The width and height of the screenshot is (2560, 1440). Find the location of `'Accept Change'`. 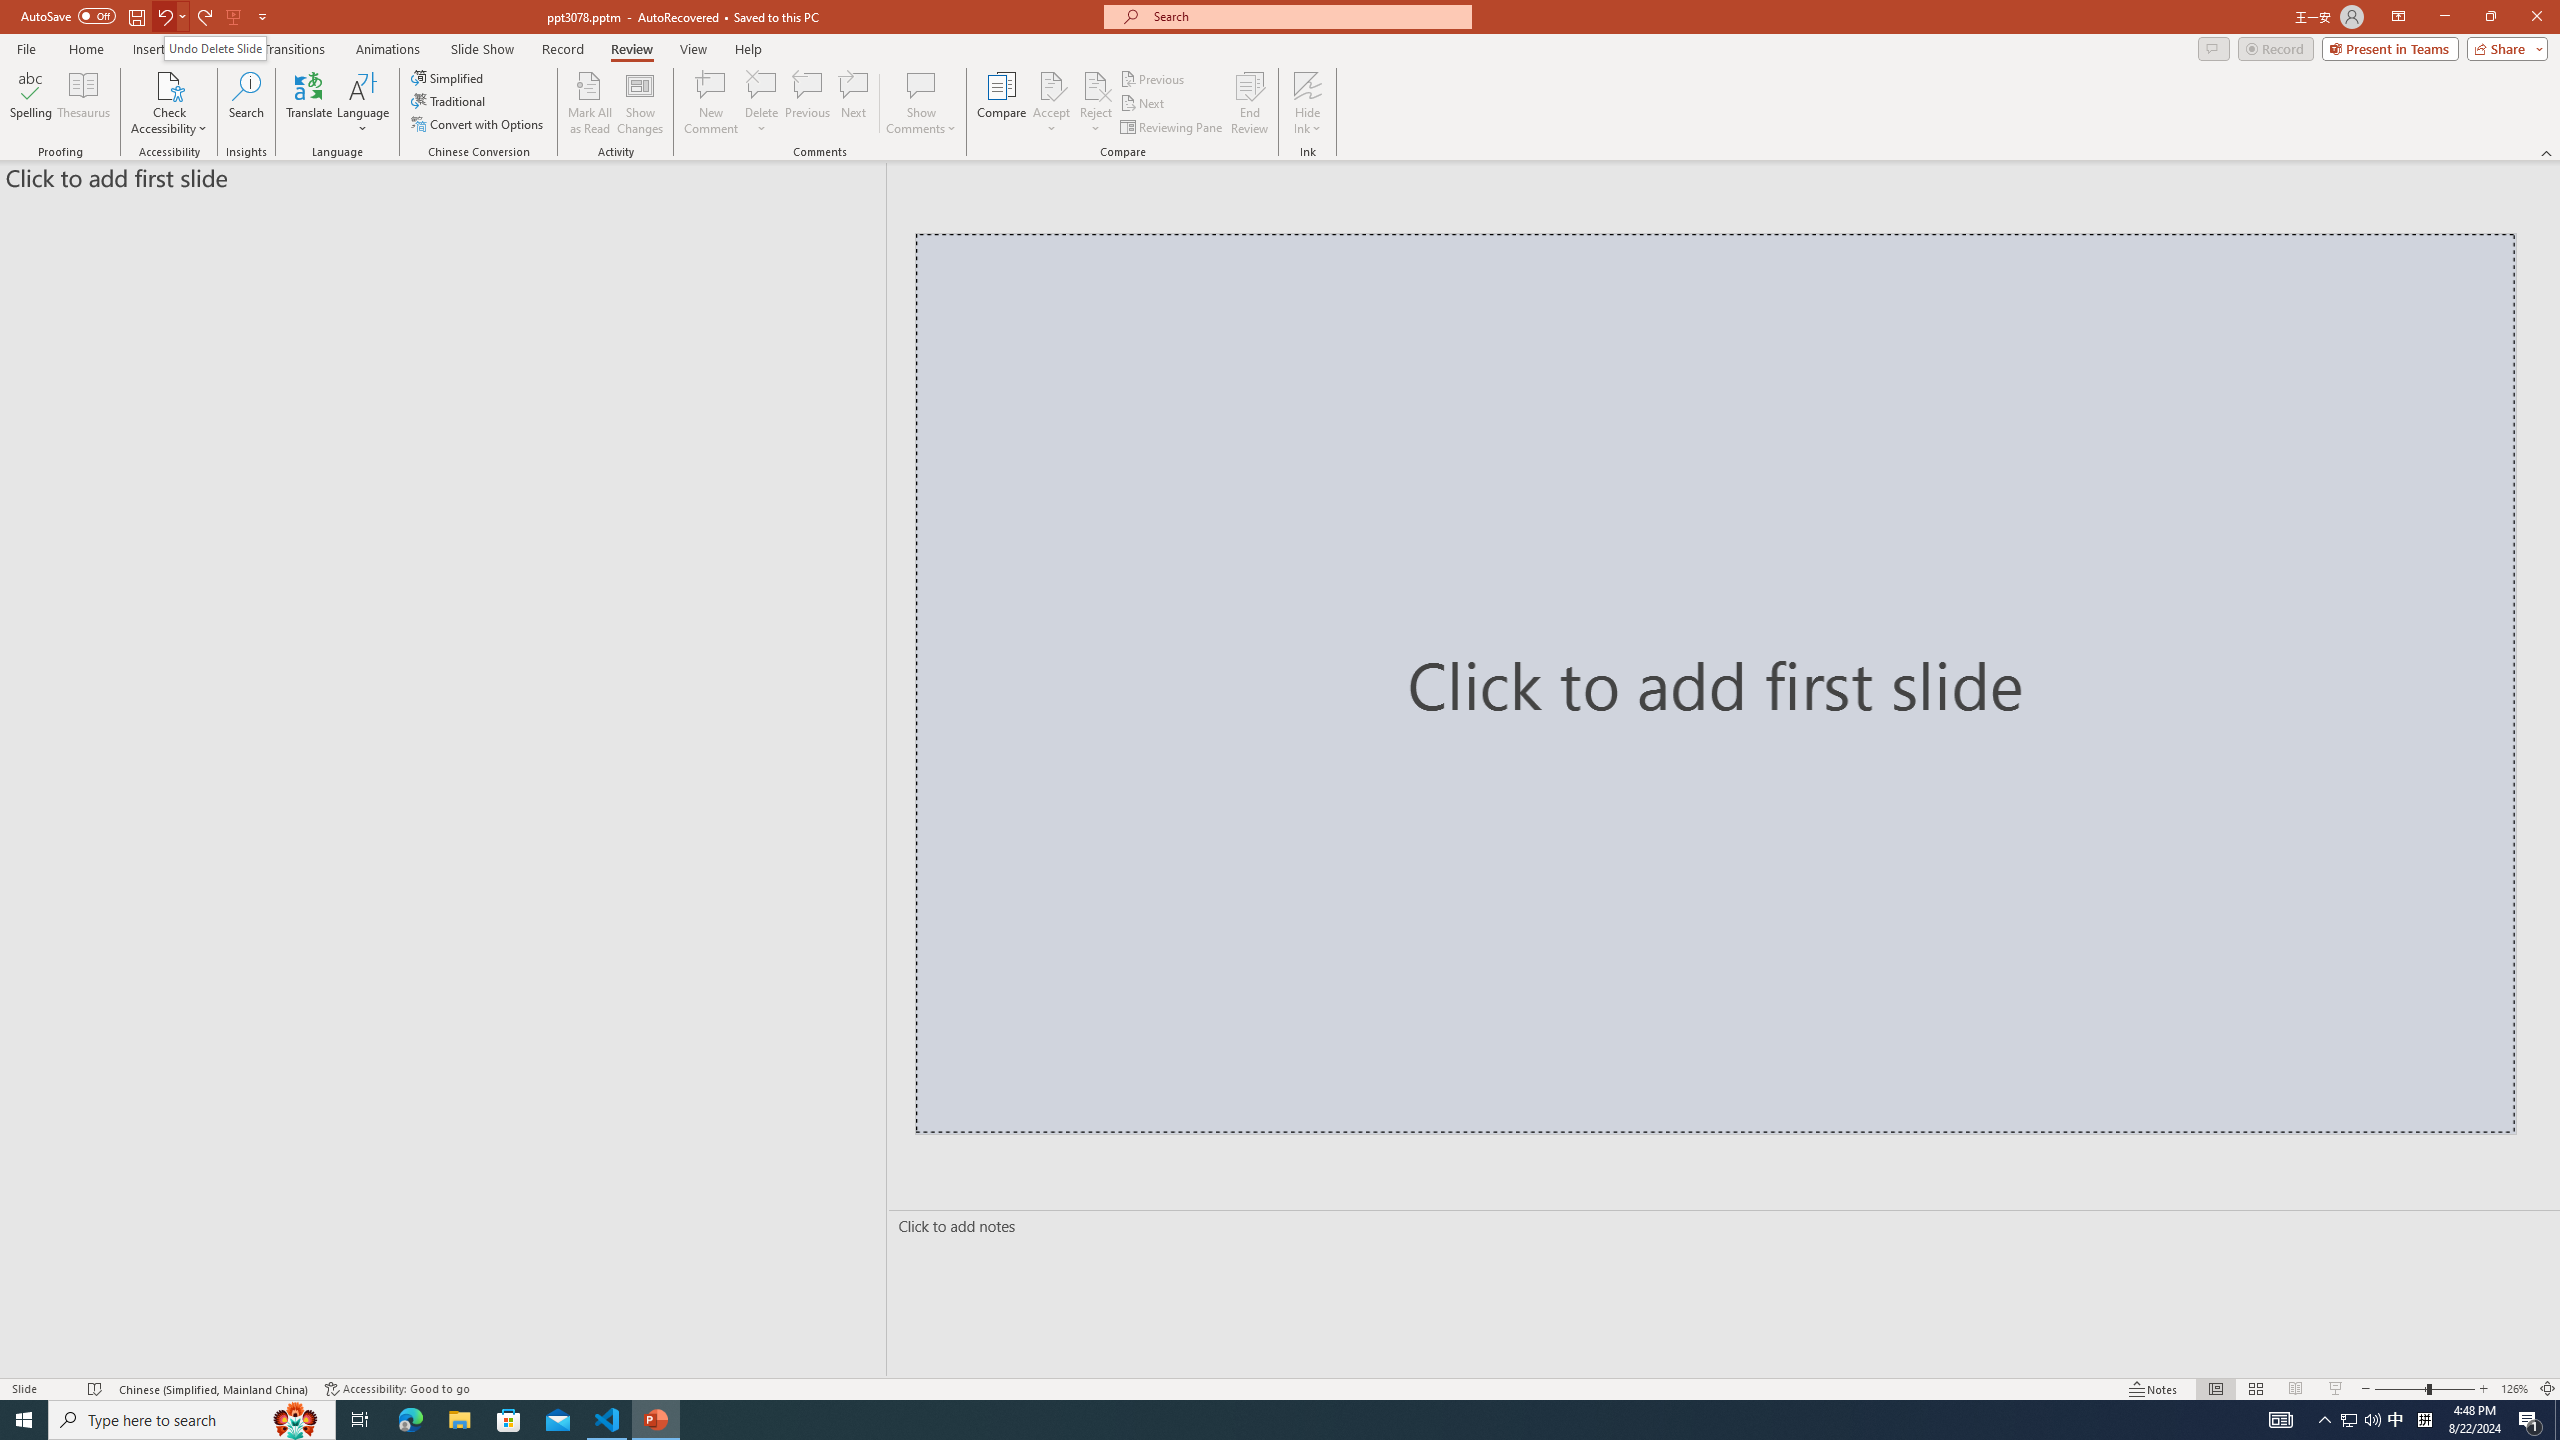

'Accept Change' is located at coordinates (1051, 84).